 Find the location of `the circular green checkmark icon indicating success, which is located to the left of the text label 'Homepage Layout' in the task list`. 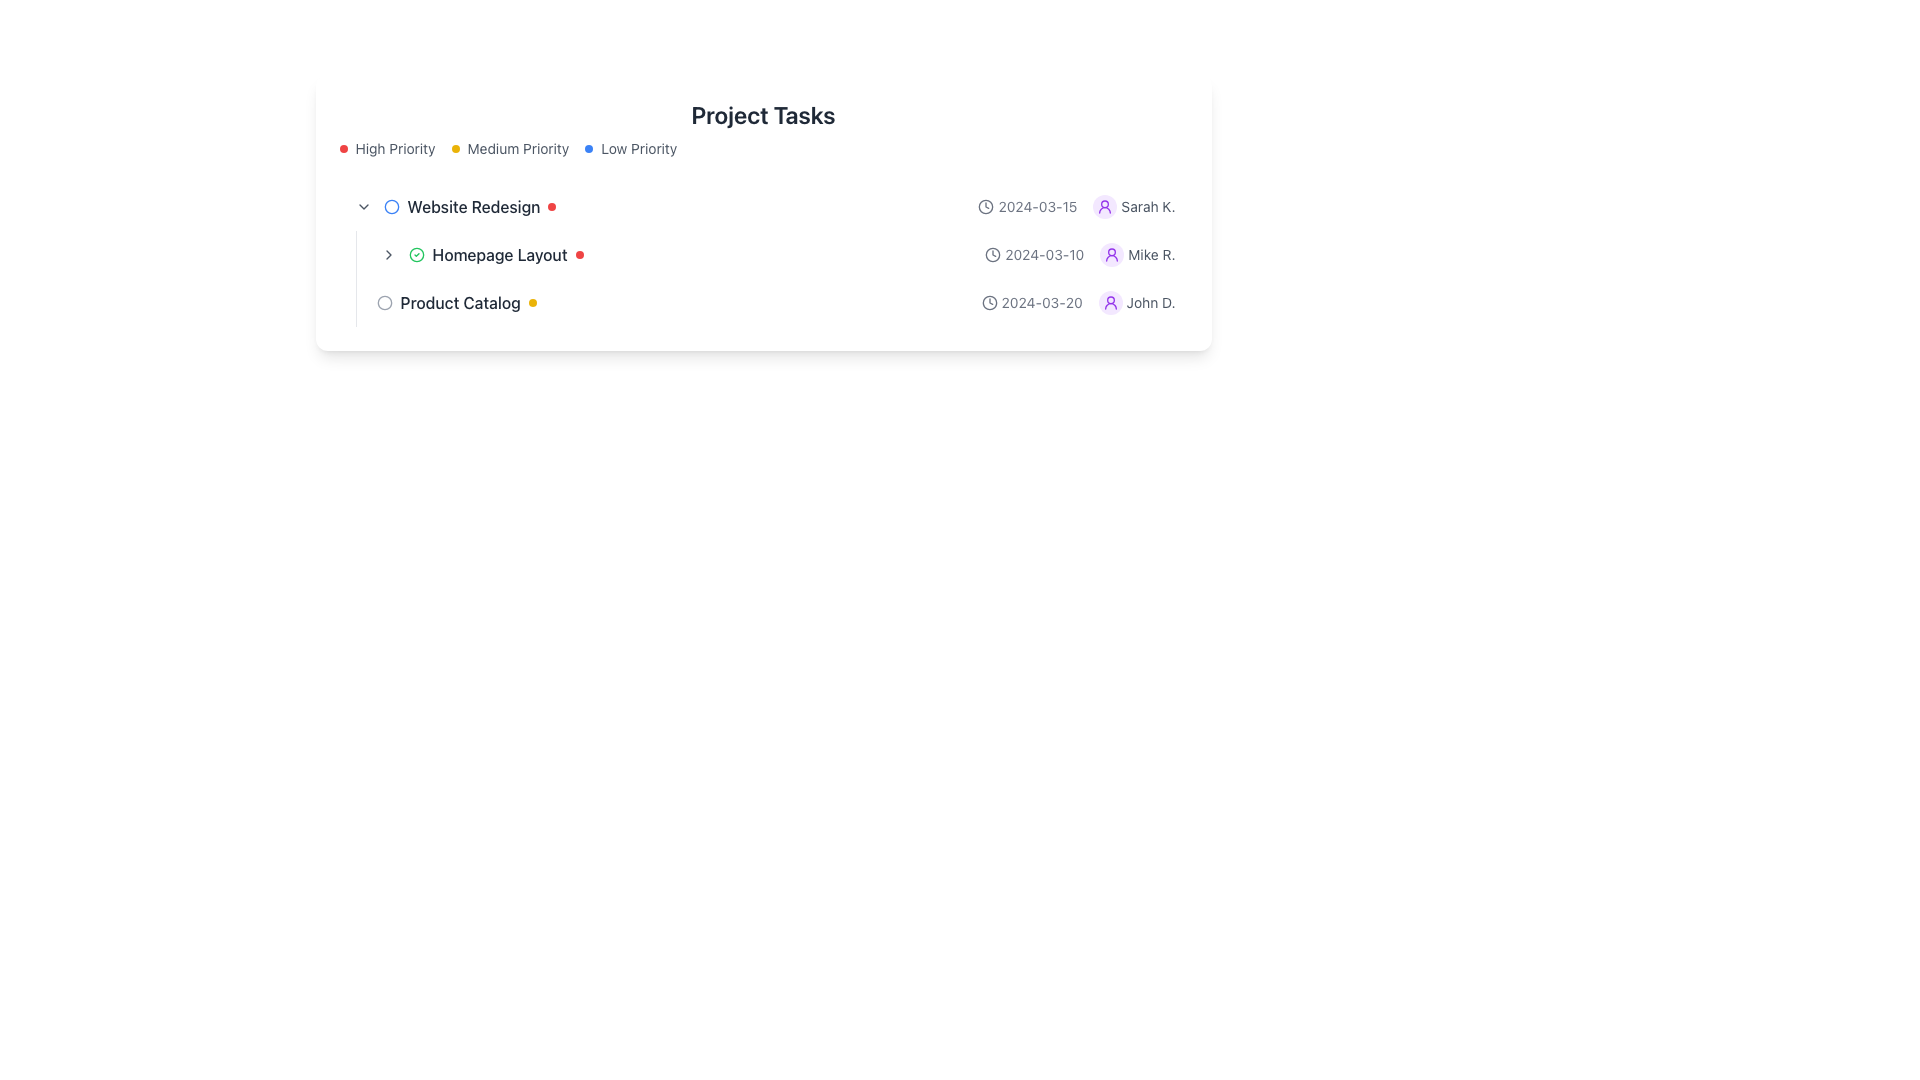

the circular green checkmark icon indicating success, which is located to the left of the text label 'Homepage Layout' in the task list is located at coordinates (415, 253).